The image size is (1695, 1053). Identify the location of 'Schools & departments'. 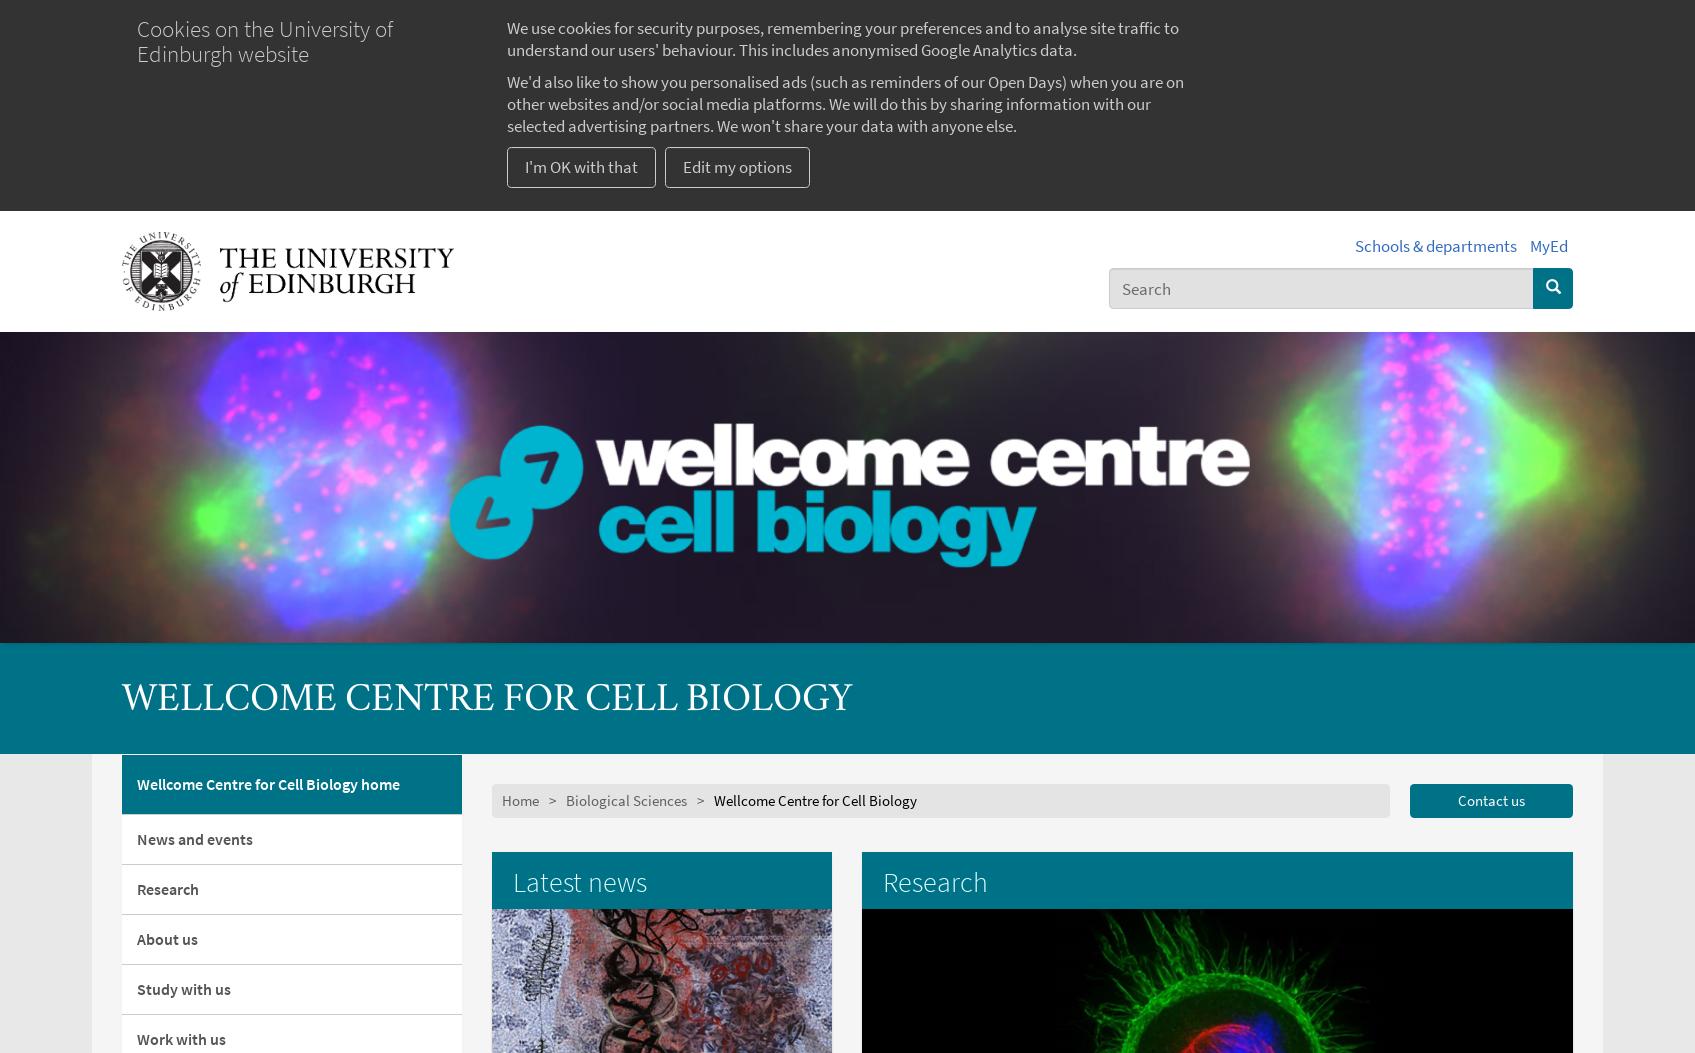
(1354, 244).